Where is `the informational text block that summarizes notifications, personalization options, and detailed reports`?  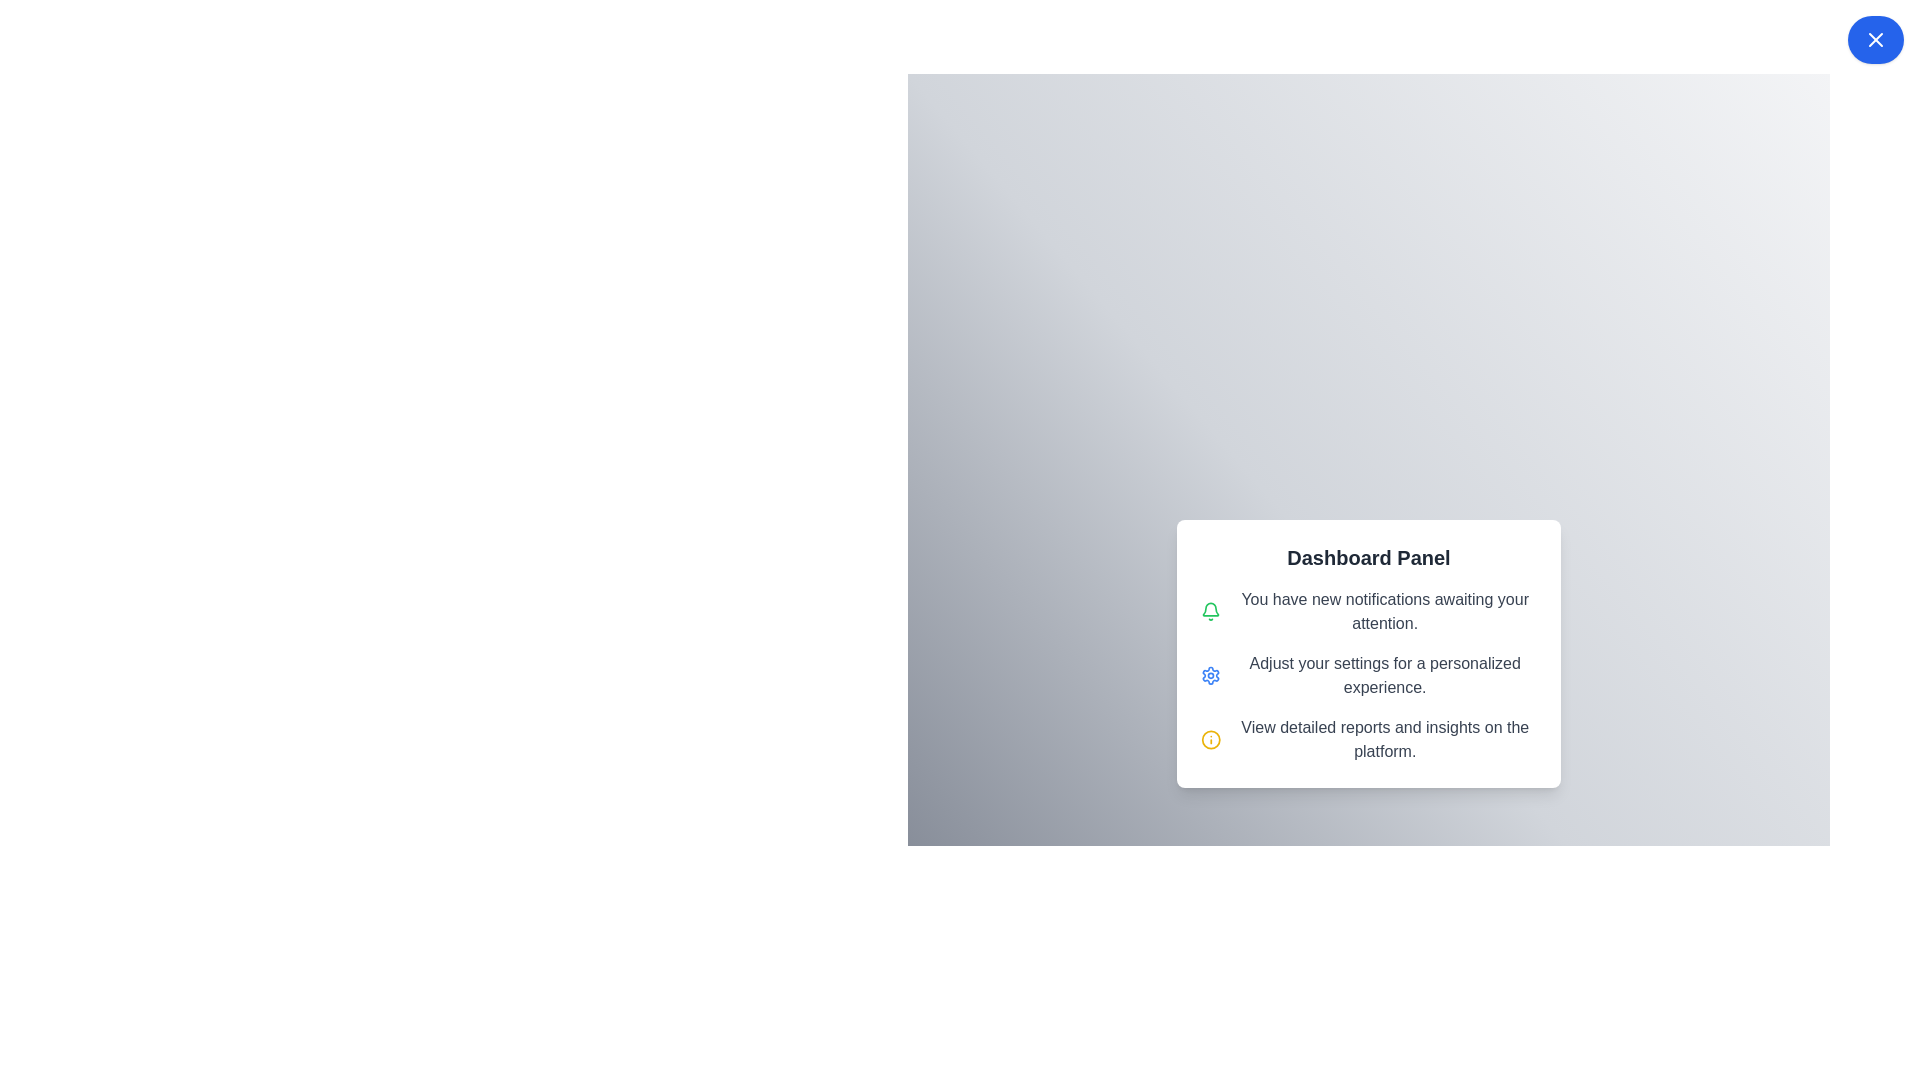
the informational text block that summarizes notifications, personalization options, and detailed reports is located at coordinates (1367, 654).